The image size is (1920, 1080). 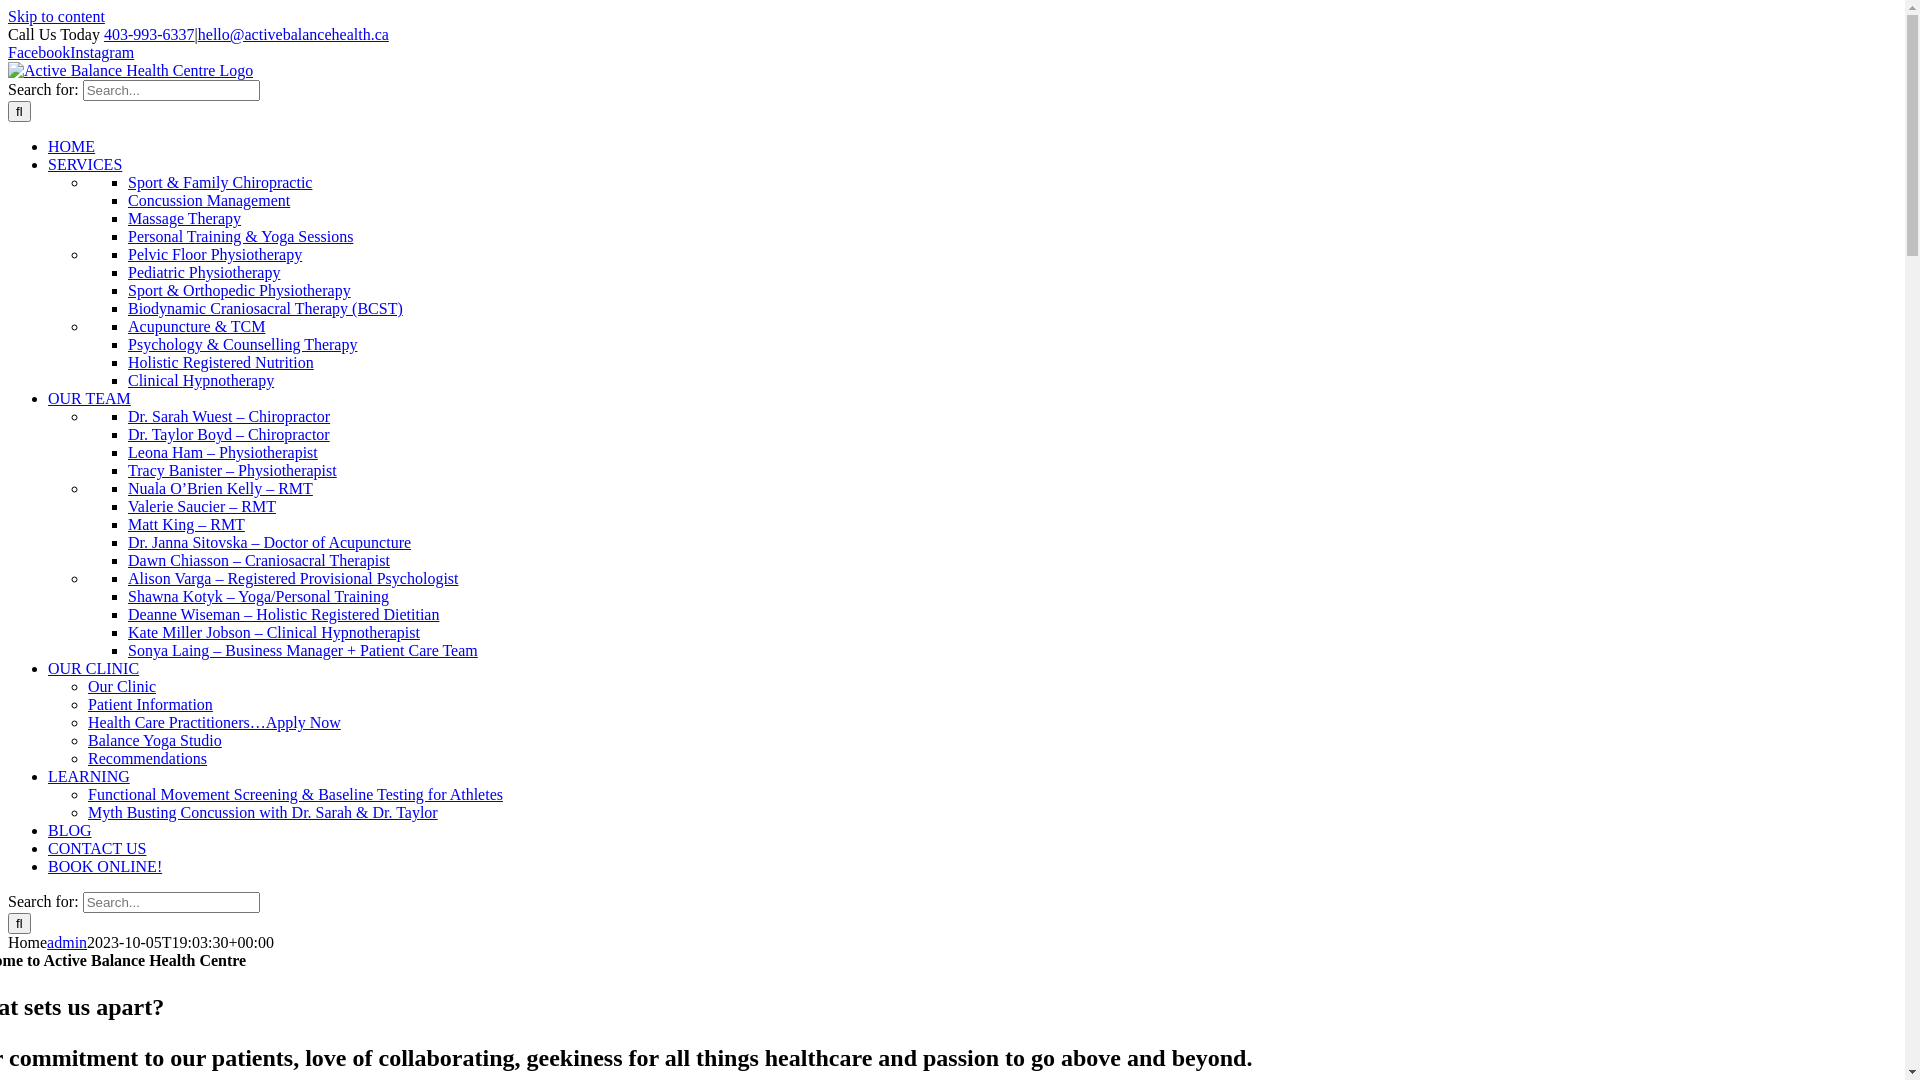 What do you see at coordinates (215, 253) in the screenshot?
I see `'Pelvic Floor Physiotherapy'` at bounding box center [215, 253].